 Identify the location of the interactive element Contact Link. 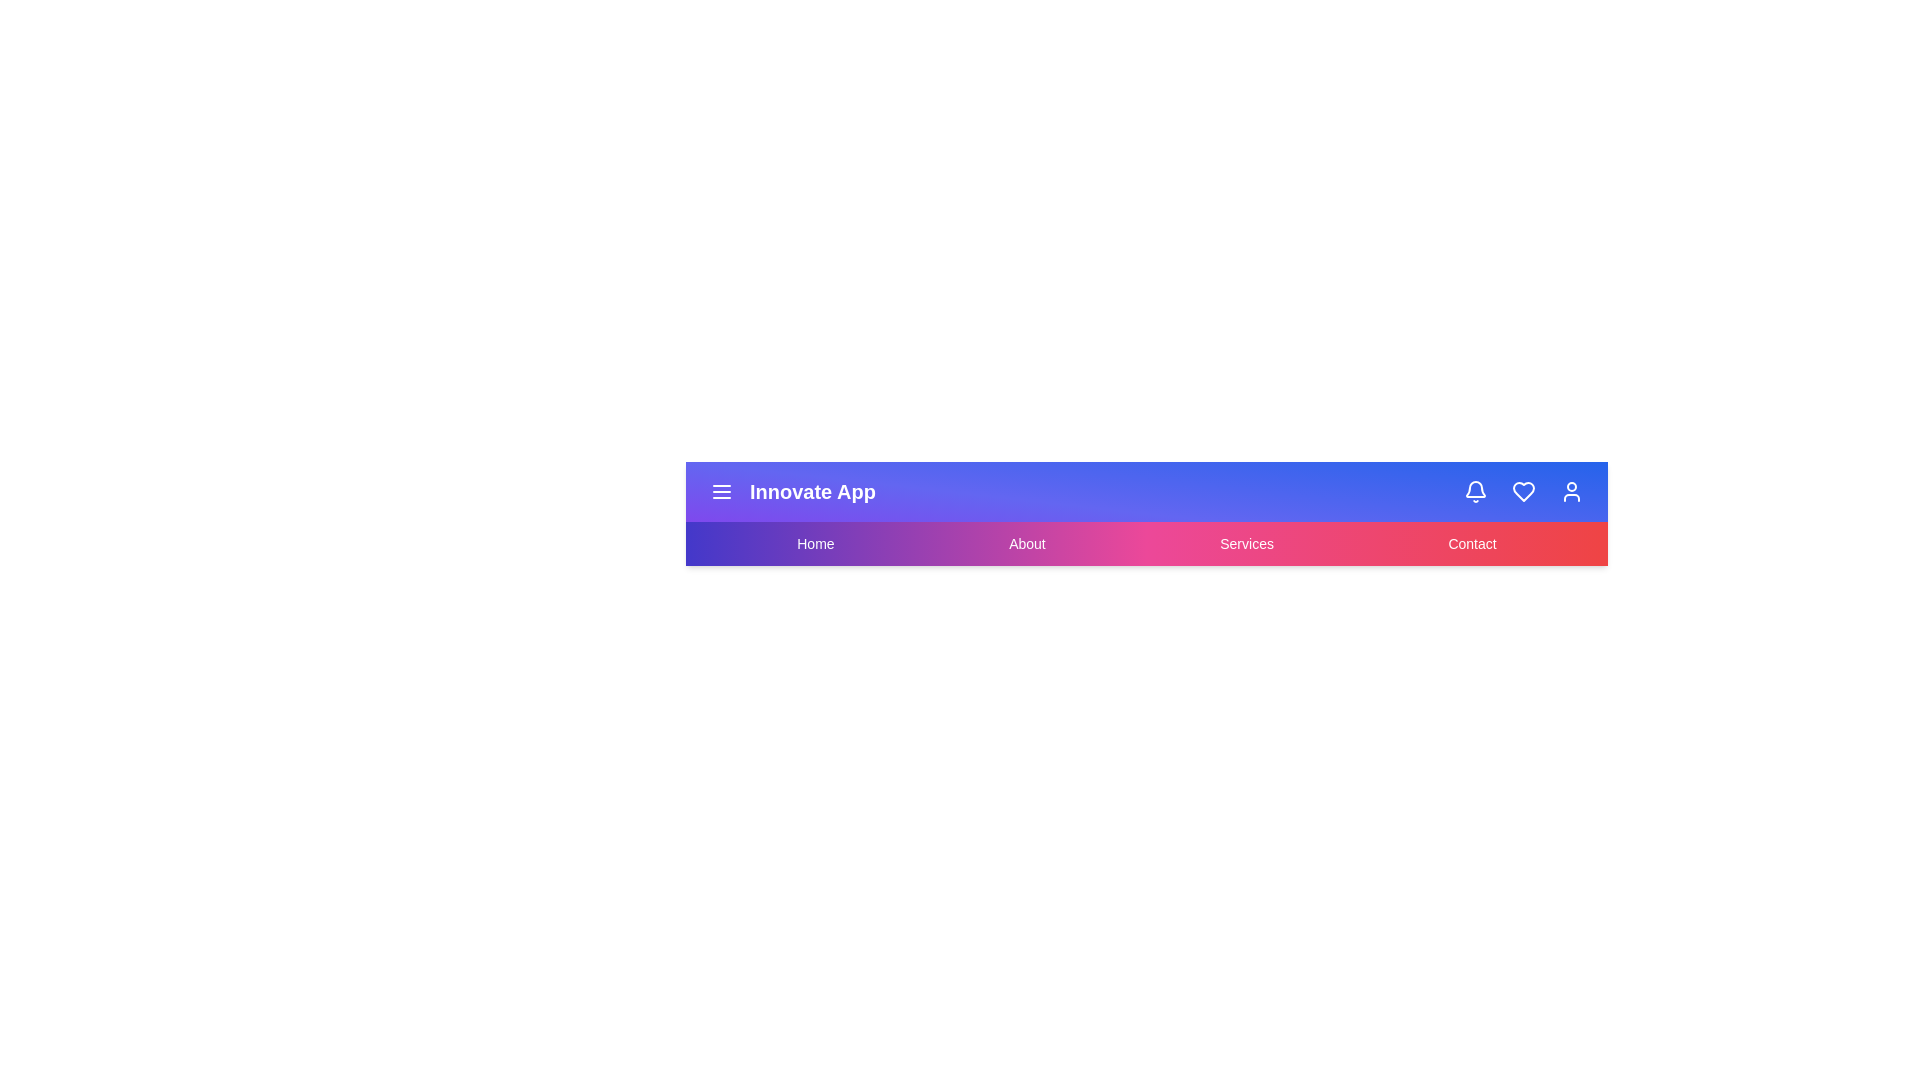
(1472, 543).